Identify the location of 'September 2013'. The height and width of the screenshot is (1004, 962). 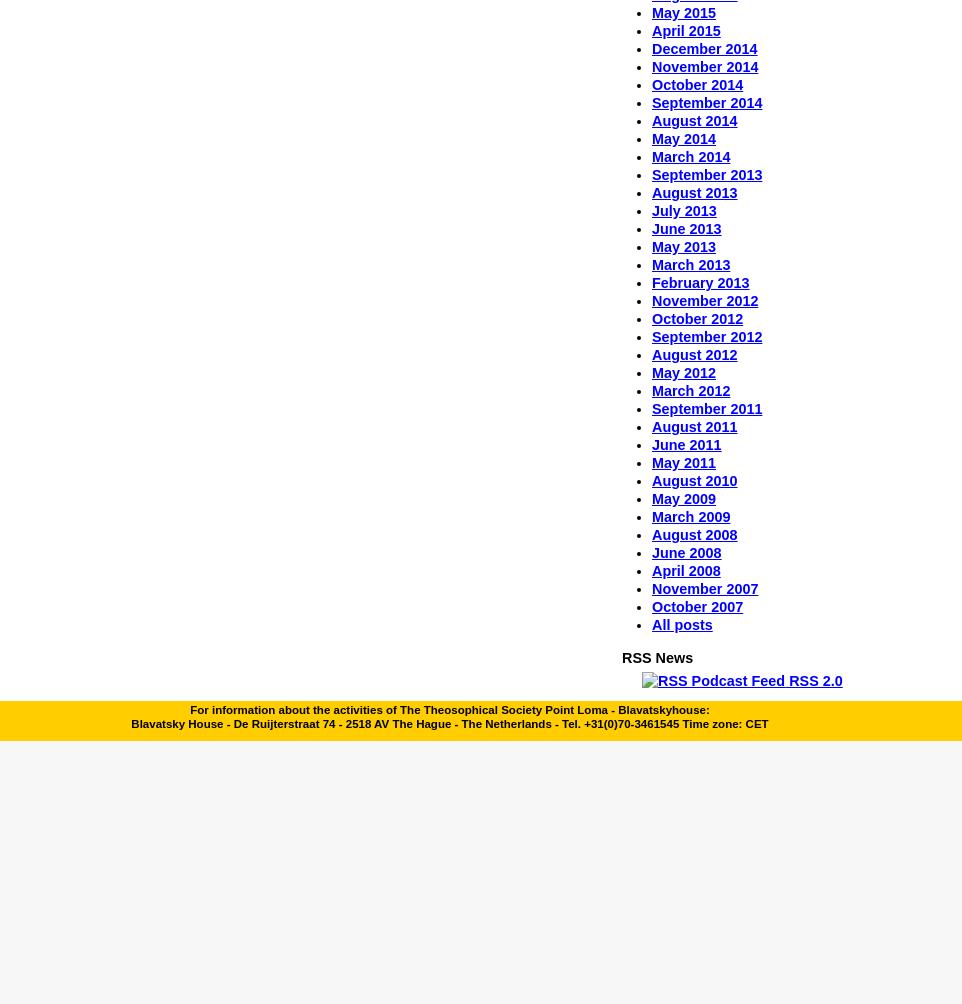
(705, 173).